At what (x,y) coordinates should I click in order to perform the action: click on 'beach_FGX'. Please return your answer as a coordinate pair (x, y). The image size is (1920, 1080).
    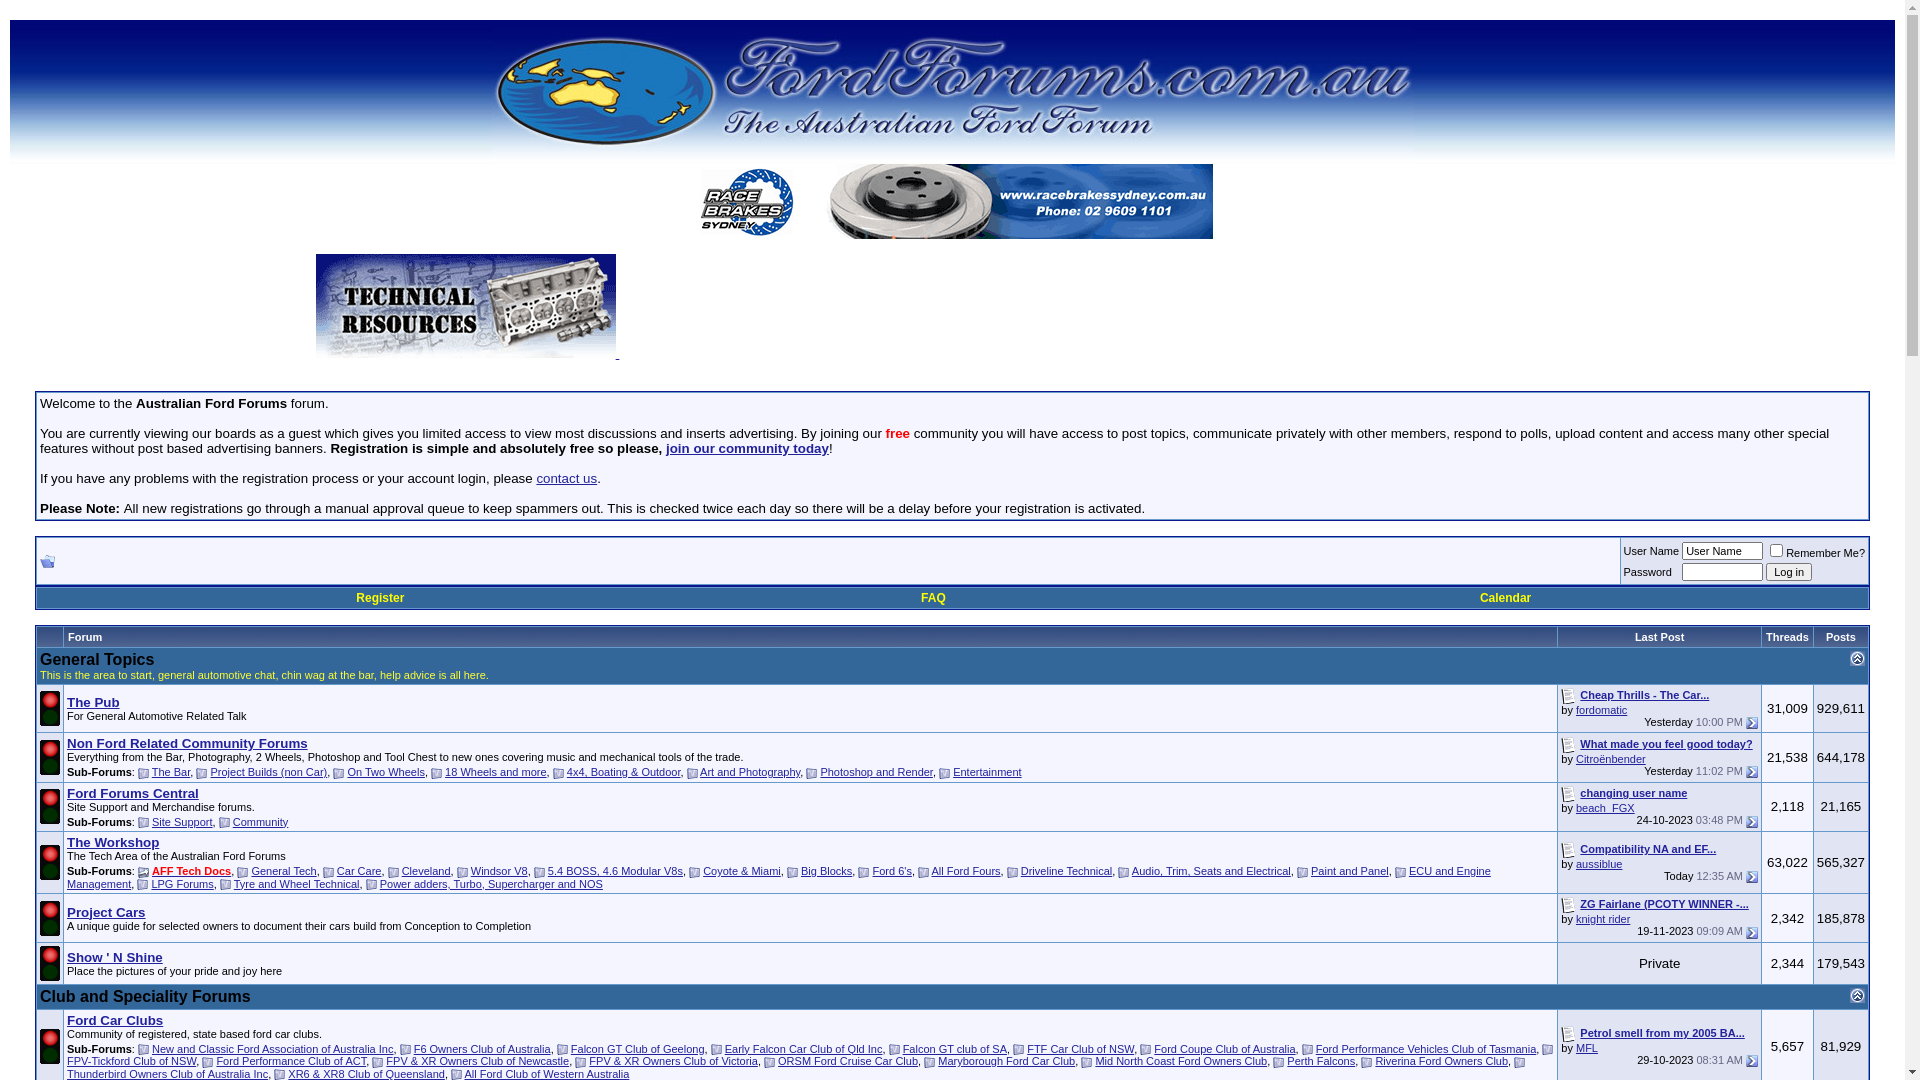
    Looking at the image, I should click on (1605, 806).